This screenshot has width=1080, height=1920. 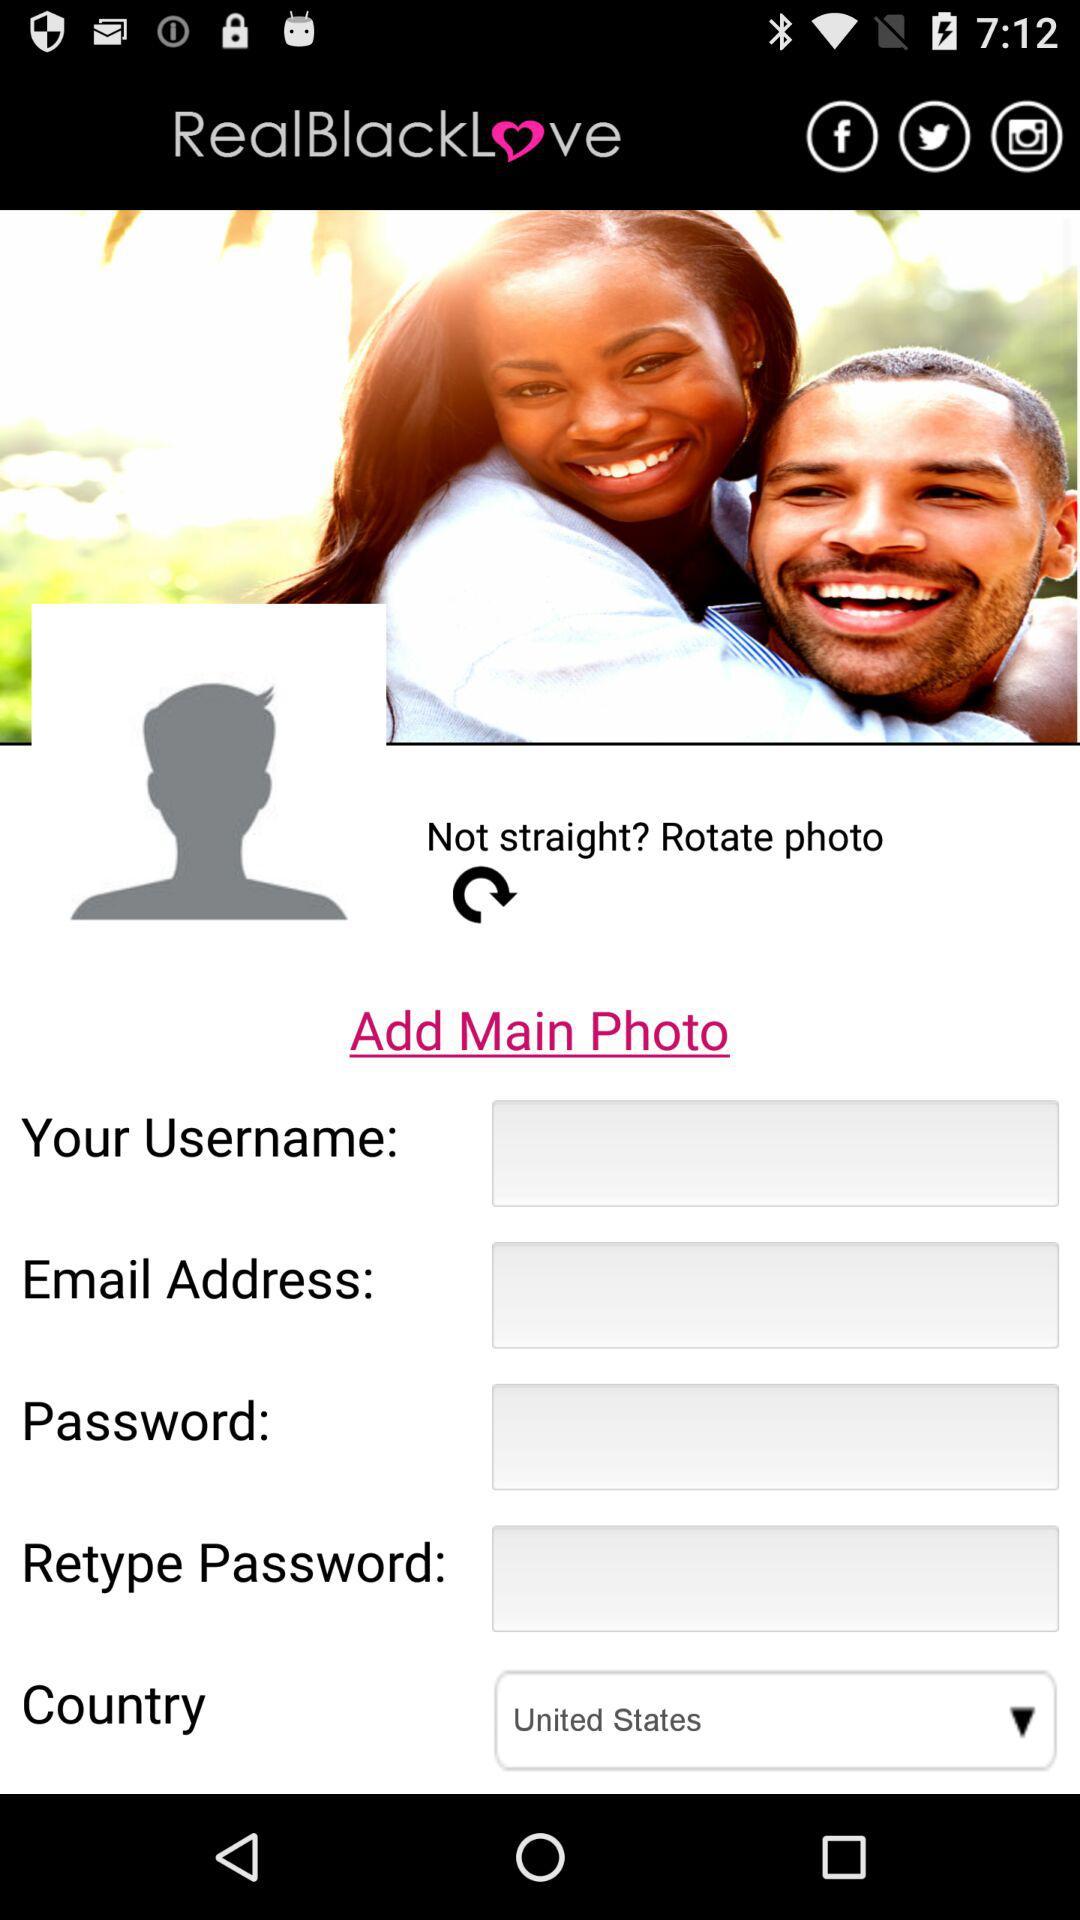 What do you see at coordinates (208, 780) in the screenshot?
I see `the item above add main photo item` at bounding box center [208, 780].